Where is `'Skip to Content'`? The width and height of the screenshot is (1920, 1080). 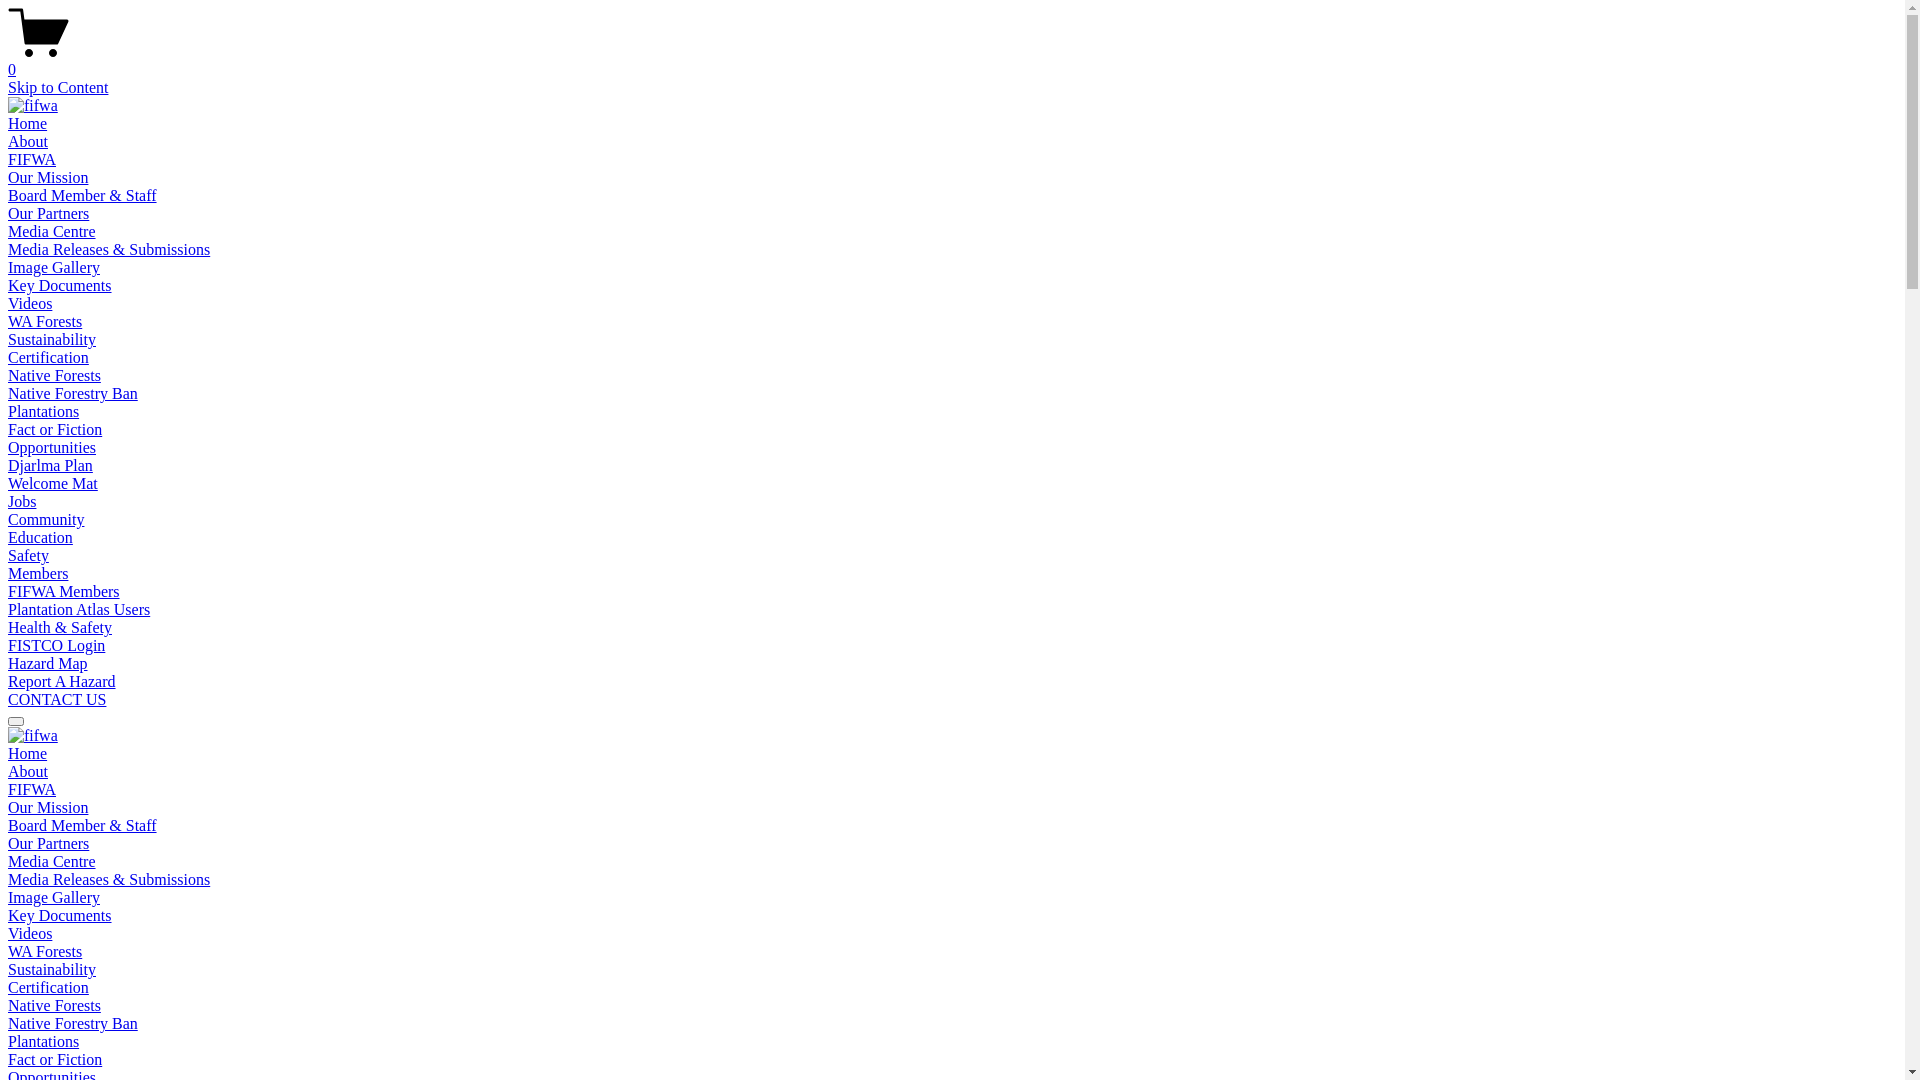
'Skip to Content' is located at coordinates (8, 86).